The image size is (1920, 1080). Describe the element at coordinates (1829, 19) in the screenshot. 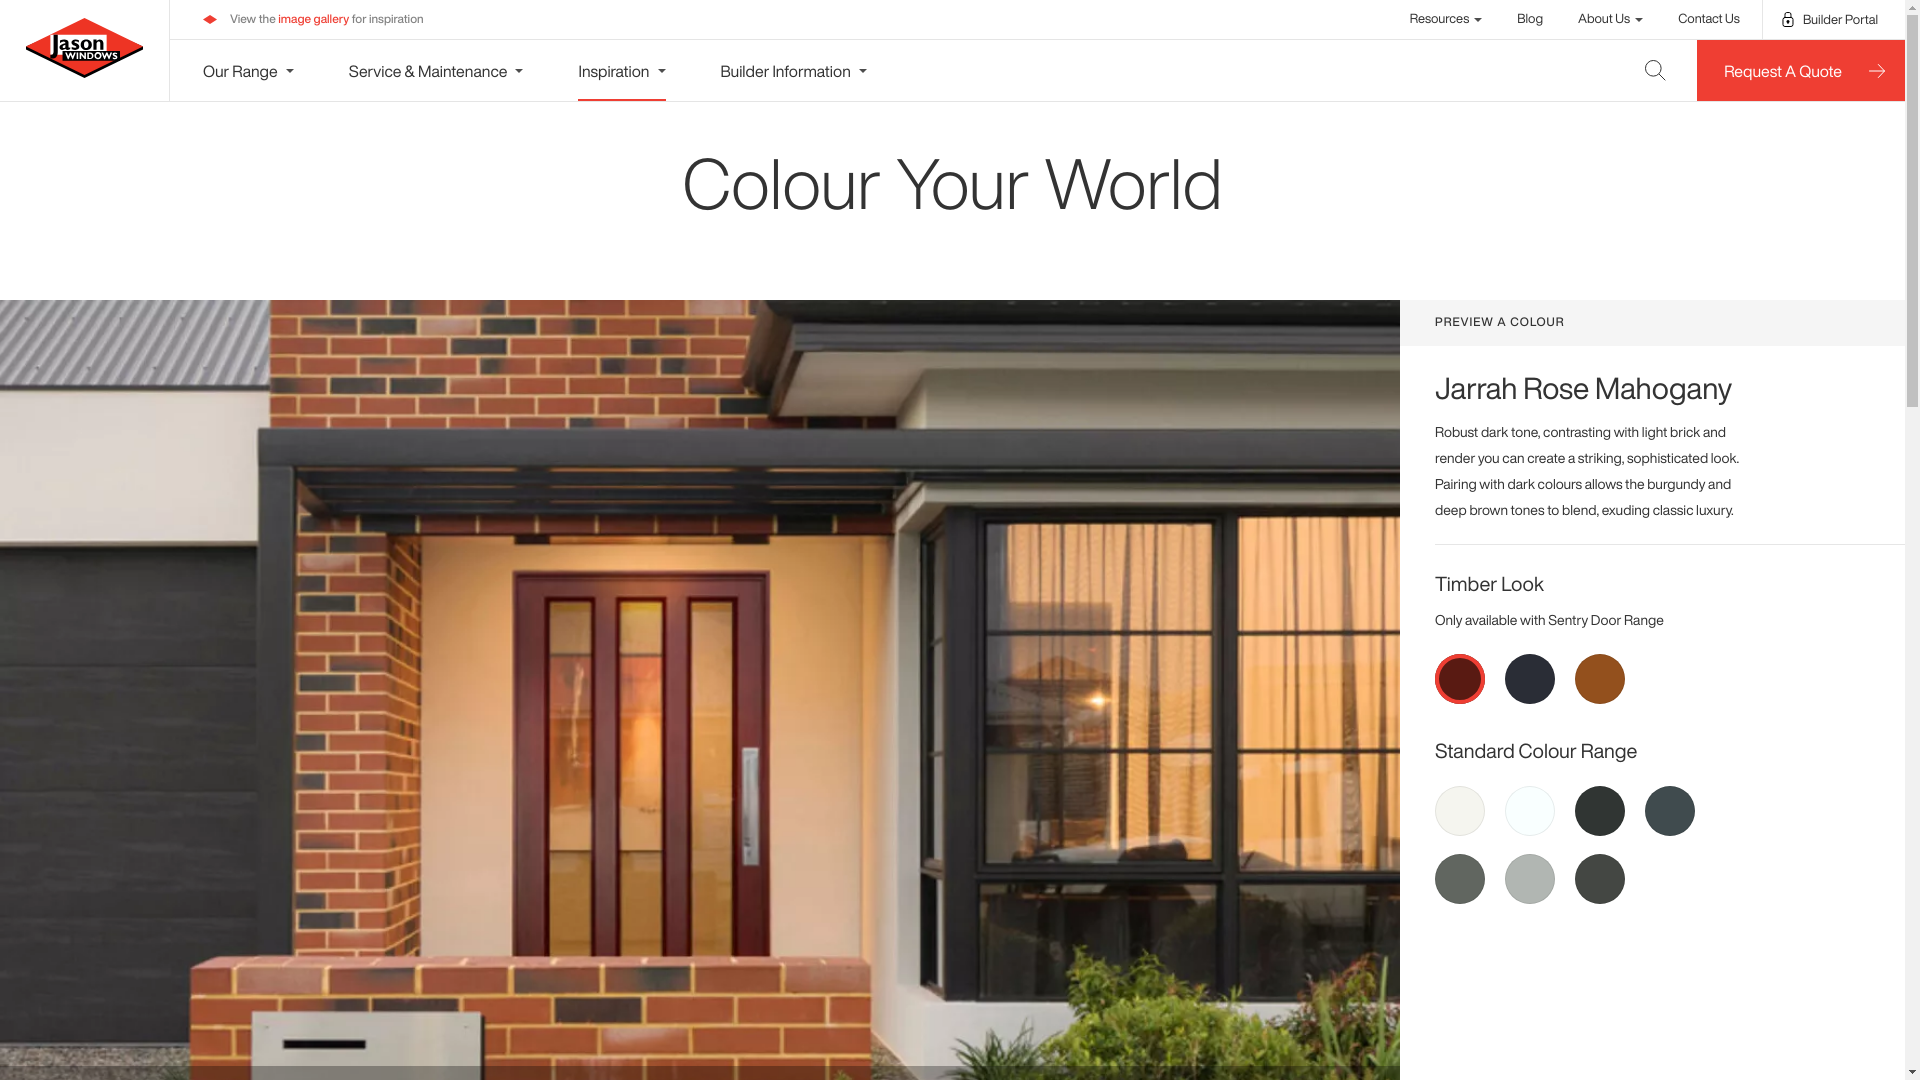

I see `'Builder Portal'` at that location.